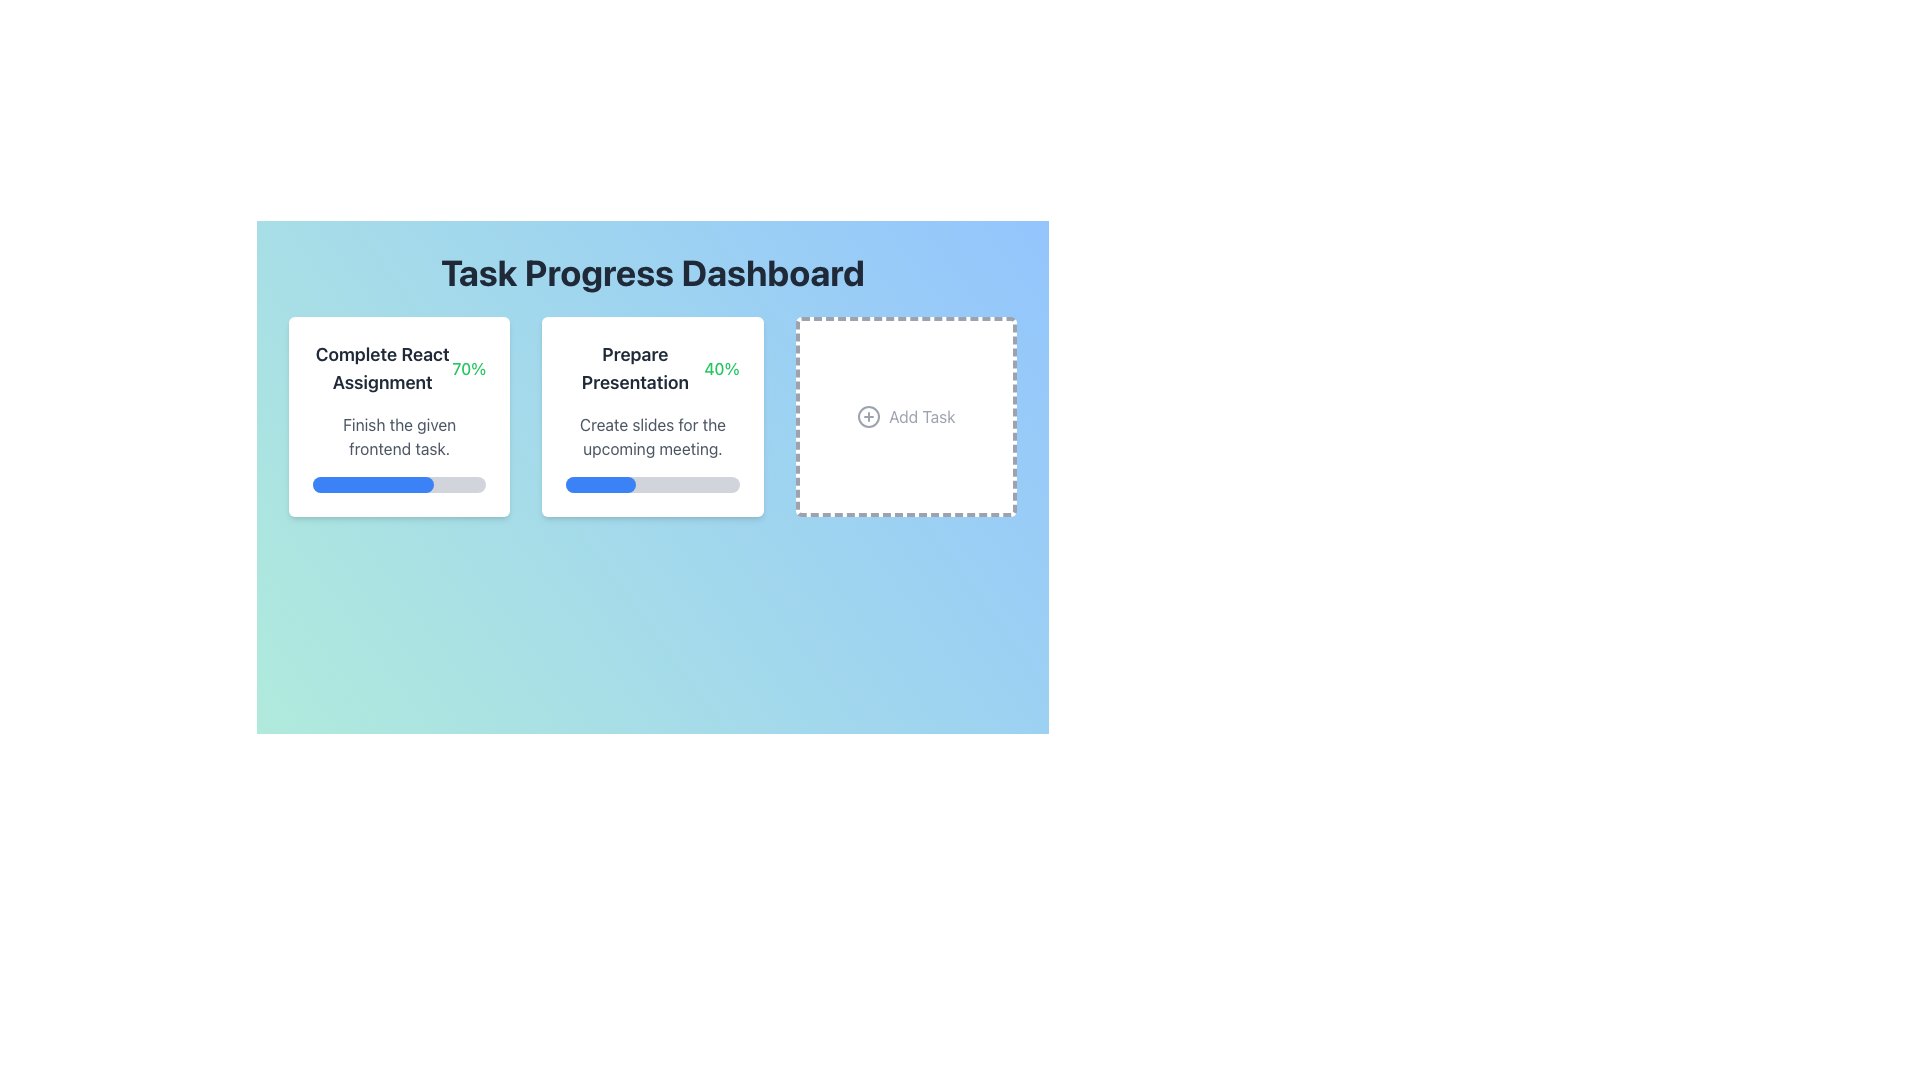 The image size is (1920, 1080). I want to click on the bold title 'Prepare Presentation' with the percentage value '40%' displayed in green, located, so click(652, 369).